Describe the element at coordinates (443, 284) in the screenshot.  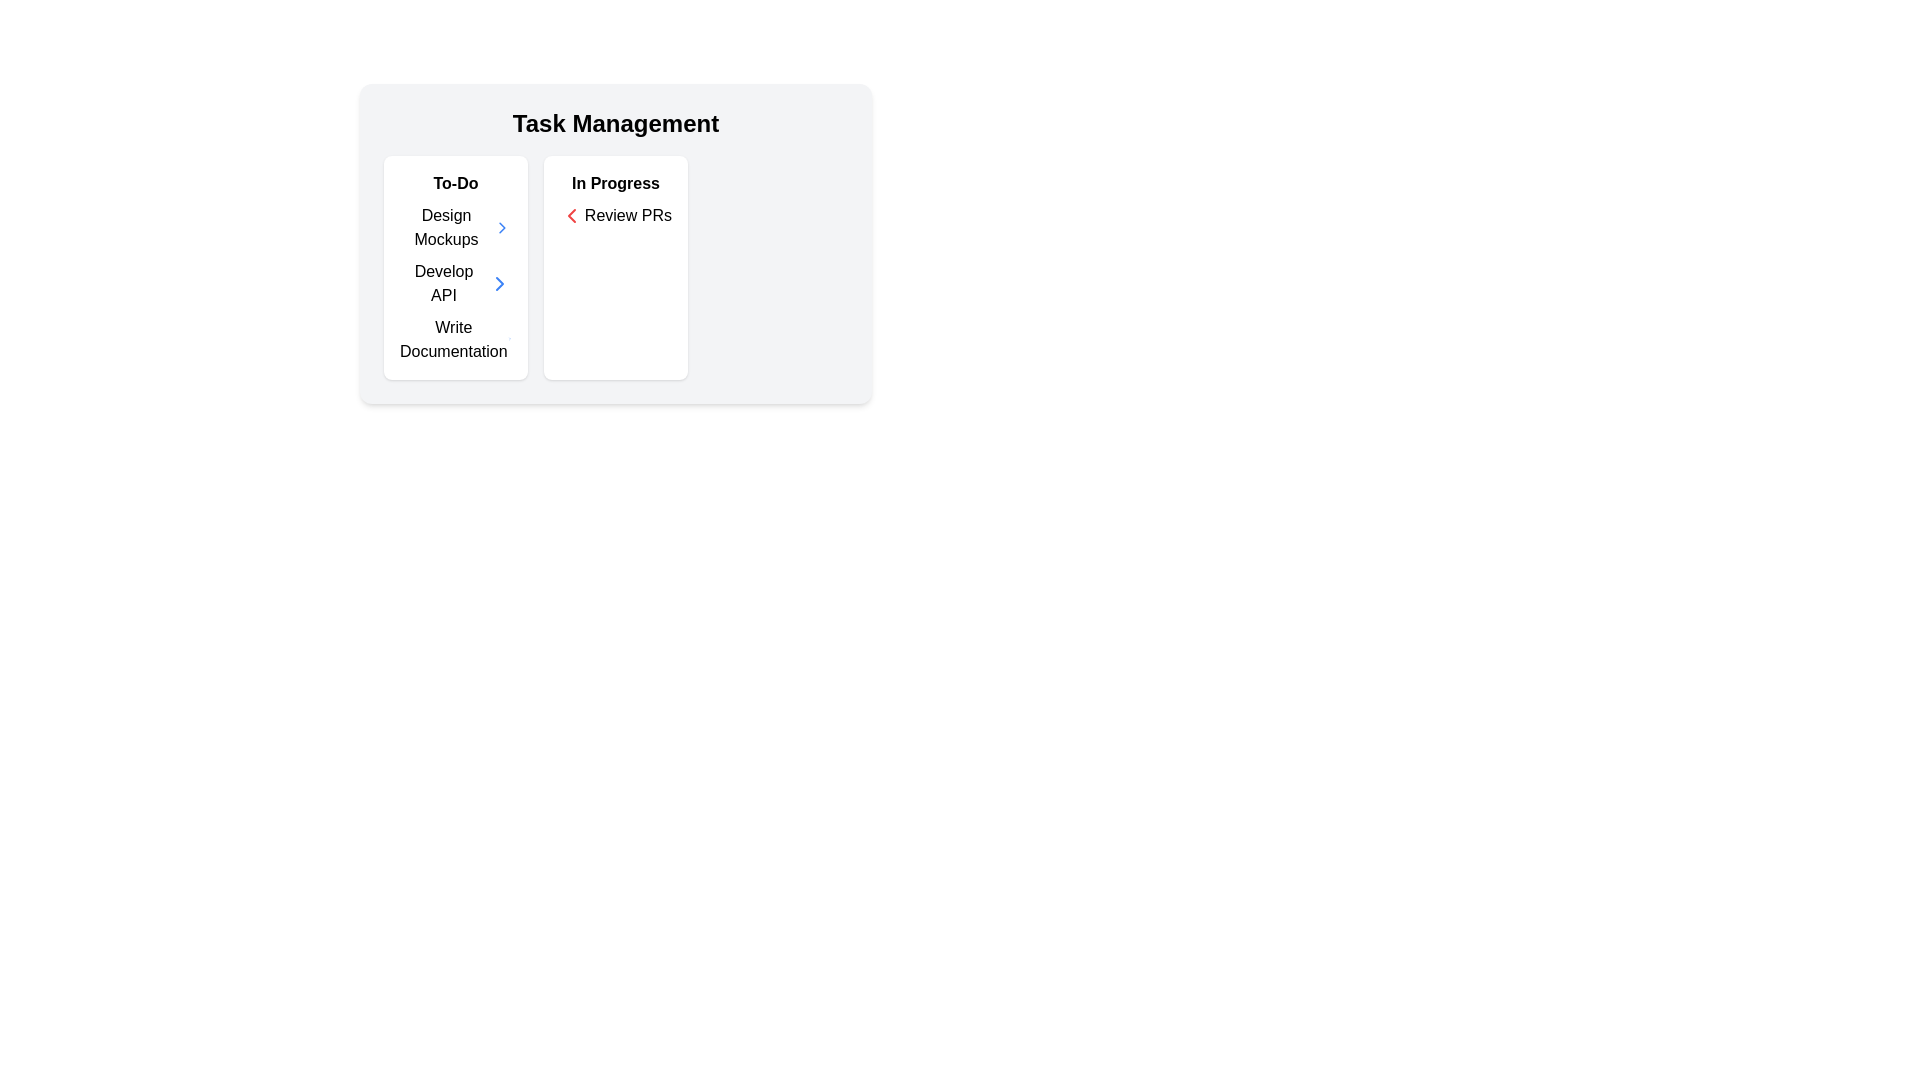
I see `text label displaying 'Develop API' located in the 'To-Do' column under the 'Task Management' section` at that location.